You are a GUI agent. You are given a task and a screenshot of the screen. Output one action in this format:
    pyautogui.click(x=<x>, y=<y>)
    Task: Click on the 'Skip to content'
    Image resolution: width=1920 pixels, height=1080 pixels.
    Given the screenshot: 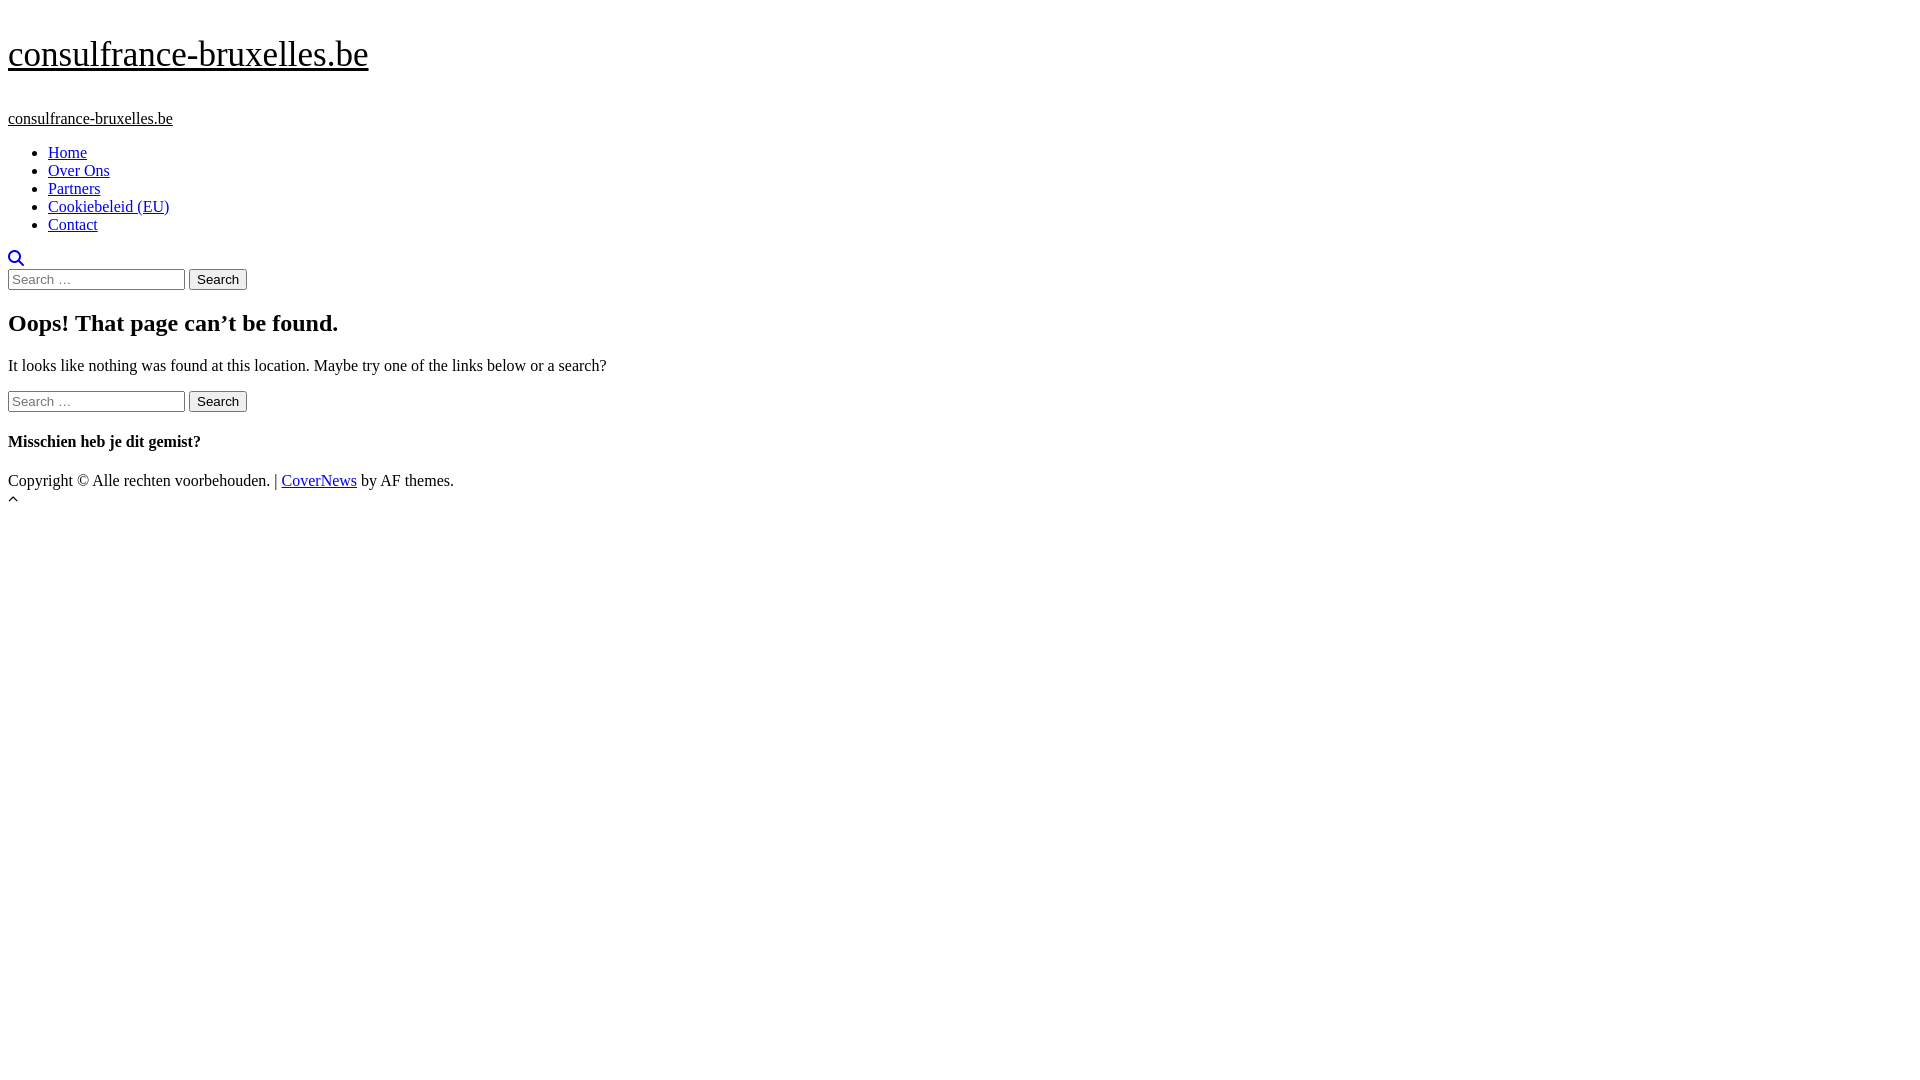 What is the action you would take?
    pyautogui.click(x=7, y=34)
    